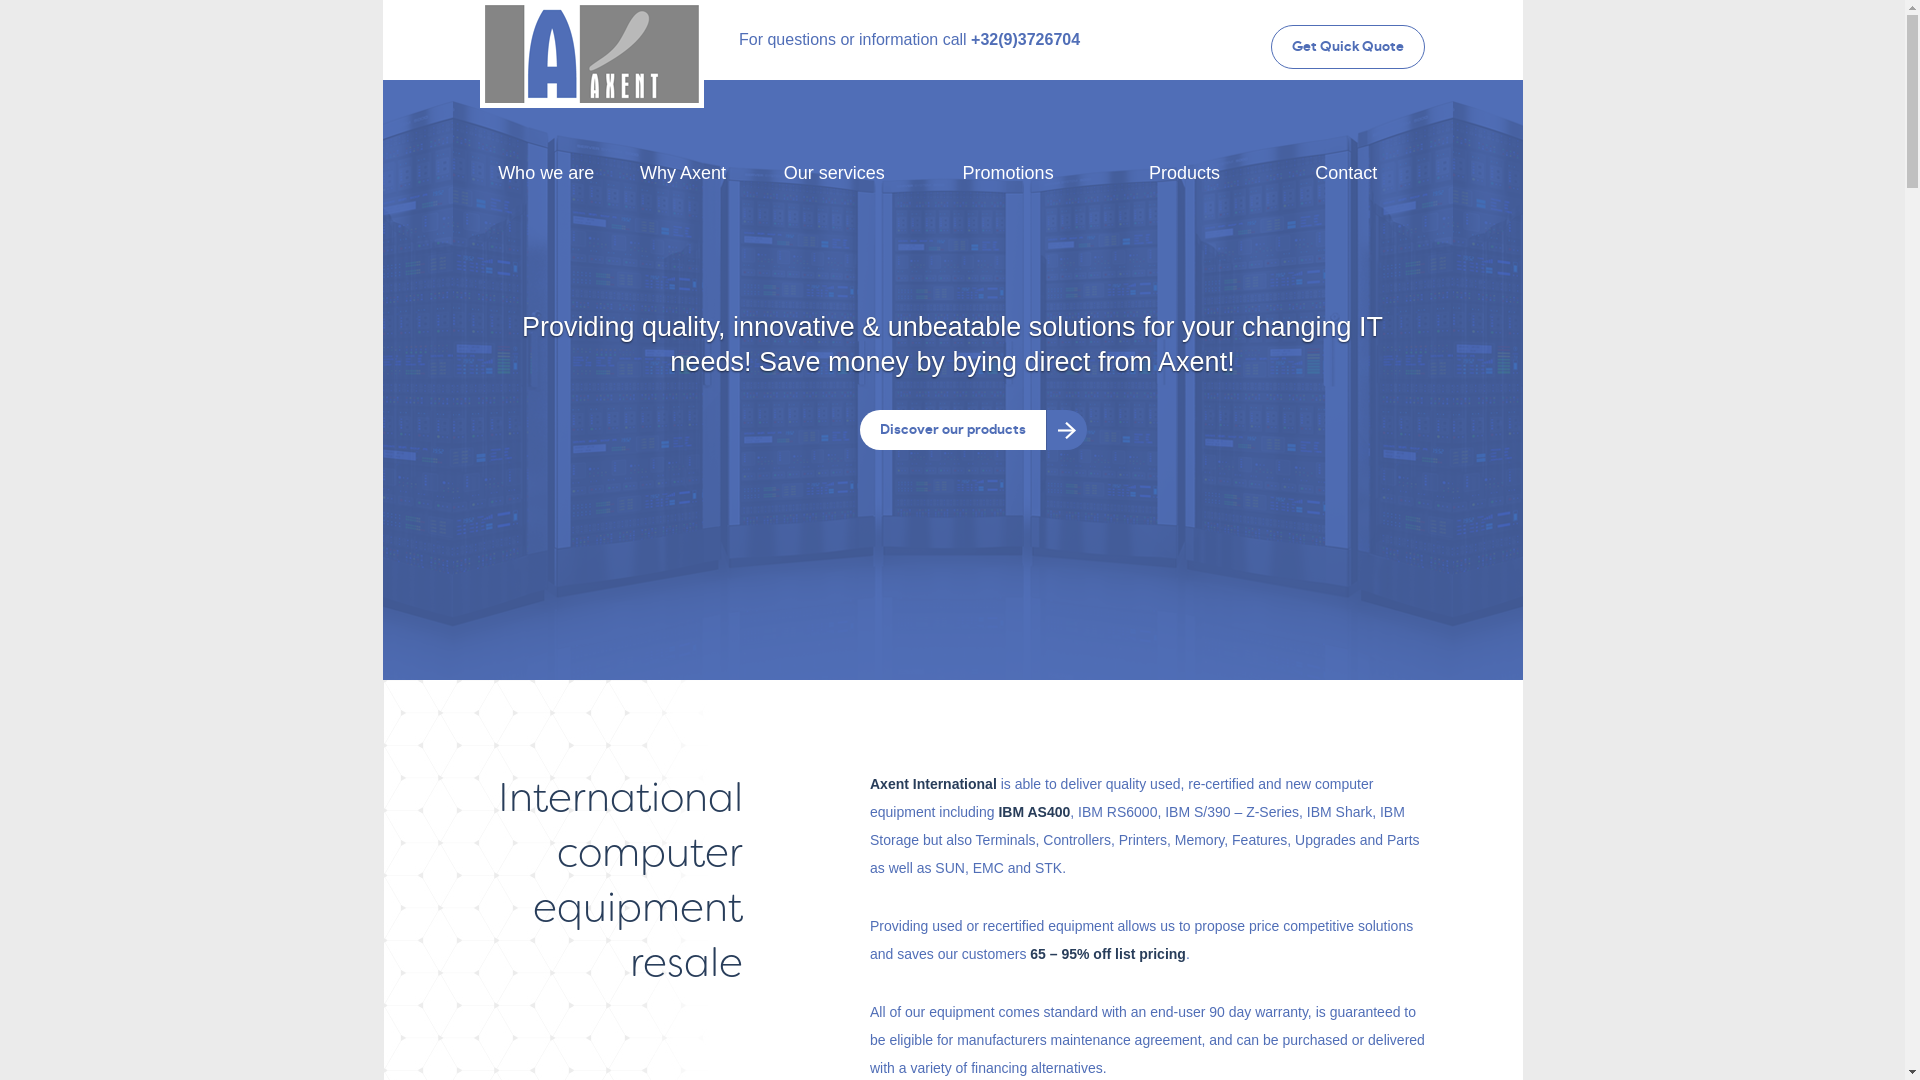  Describe the element at coordinates (834, 172) in the screenshot. I see `'Our services'` at that location.